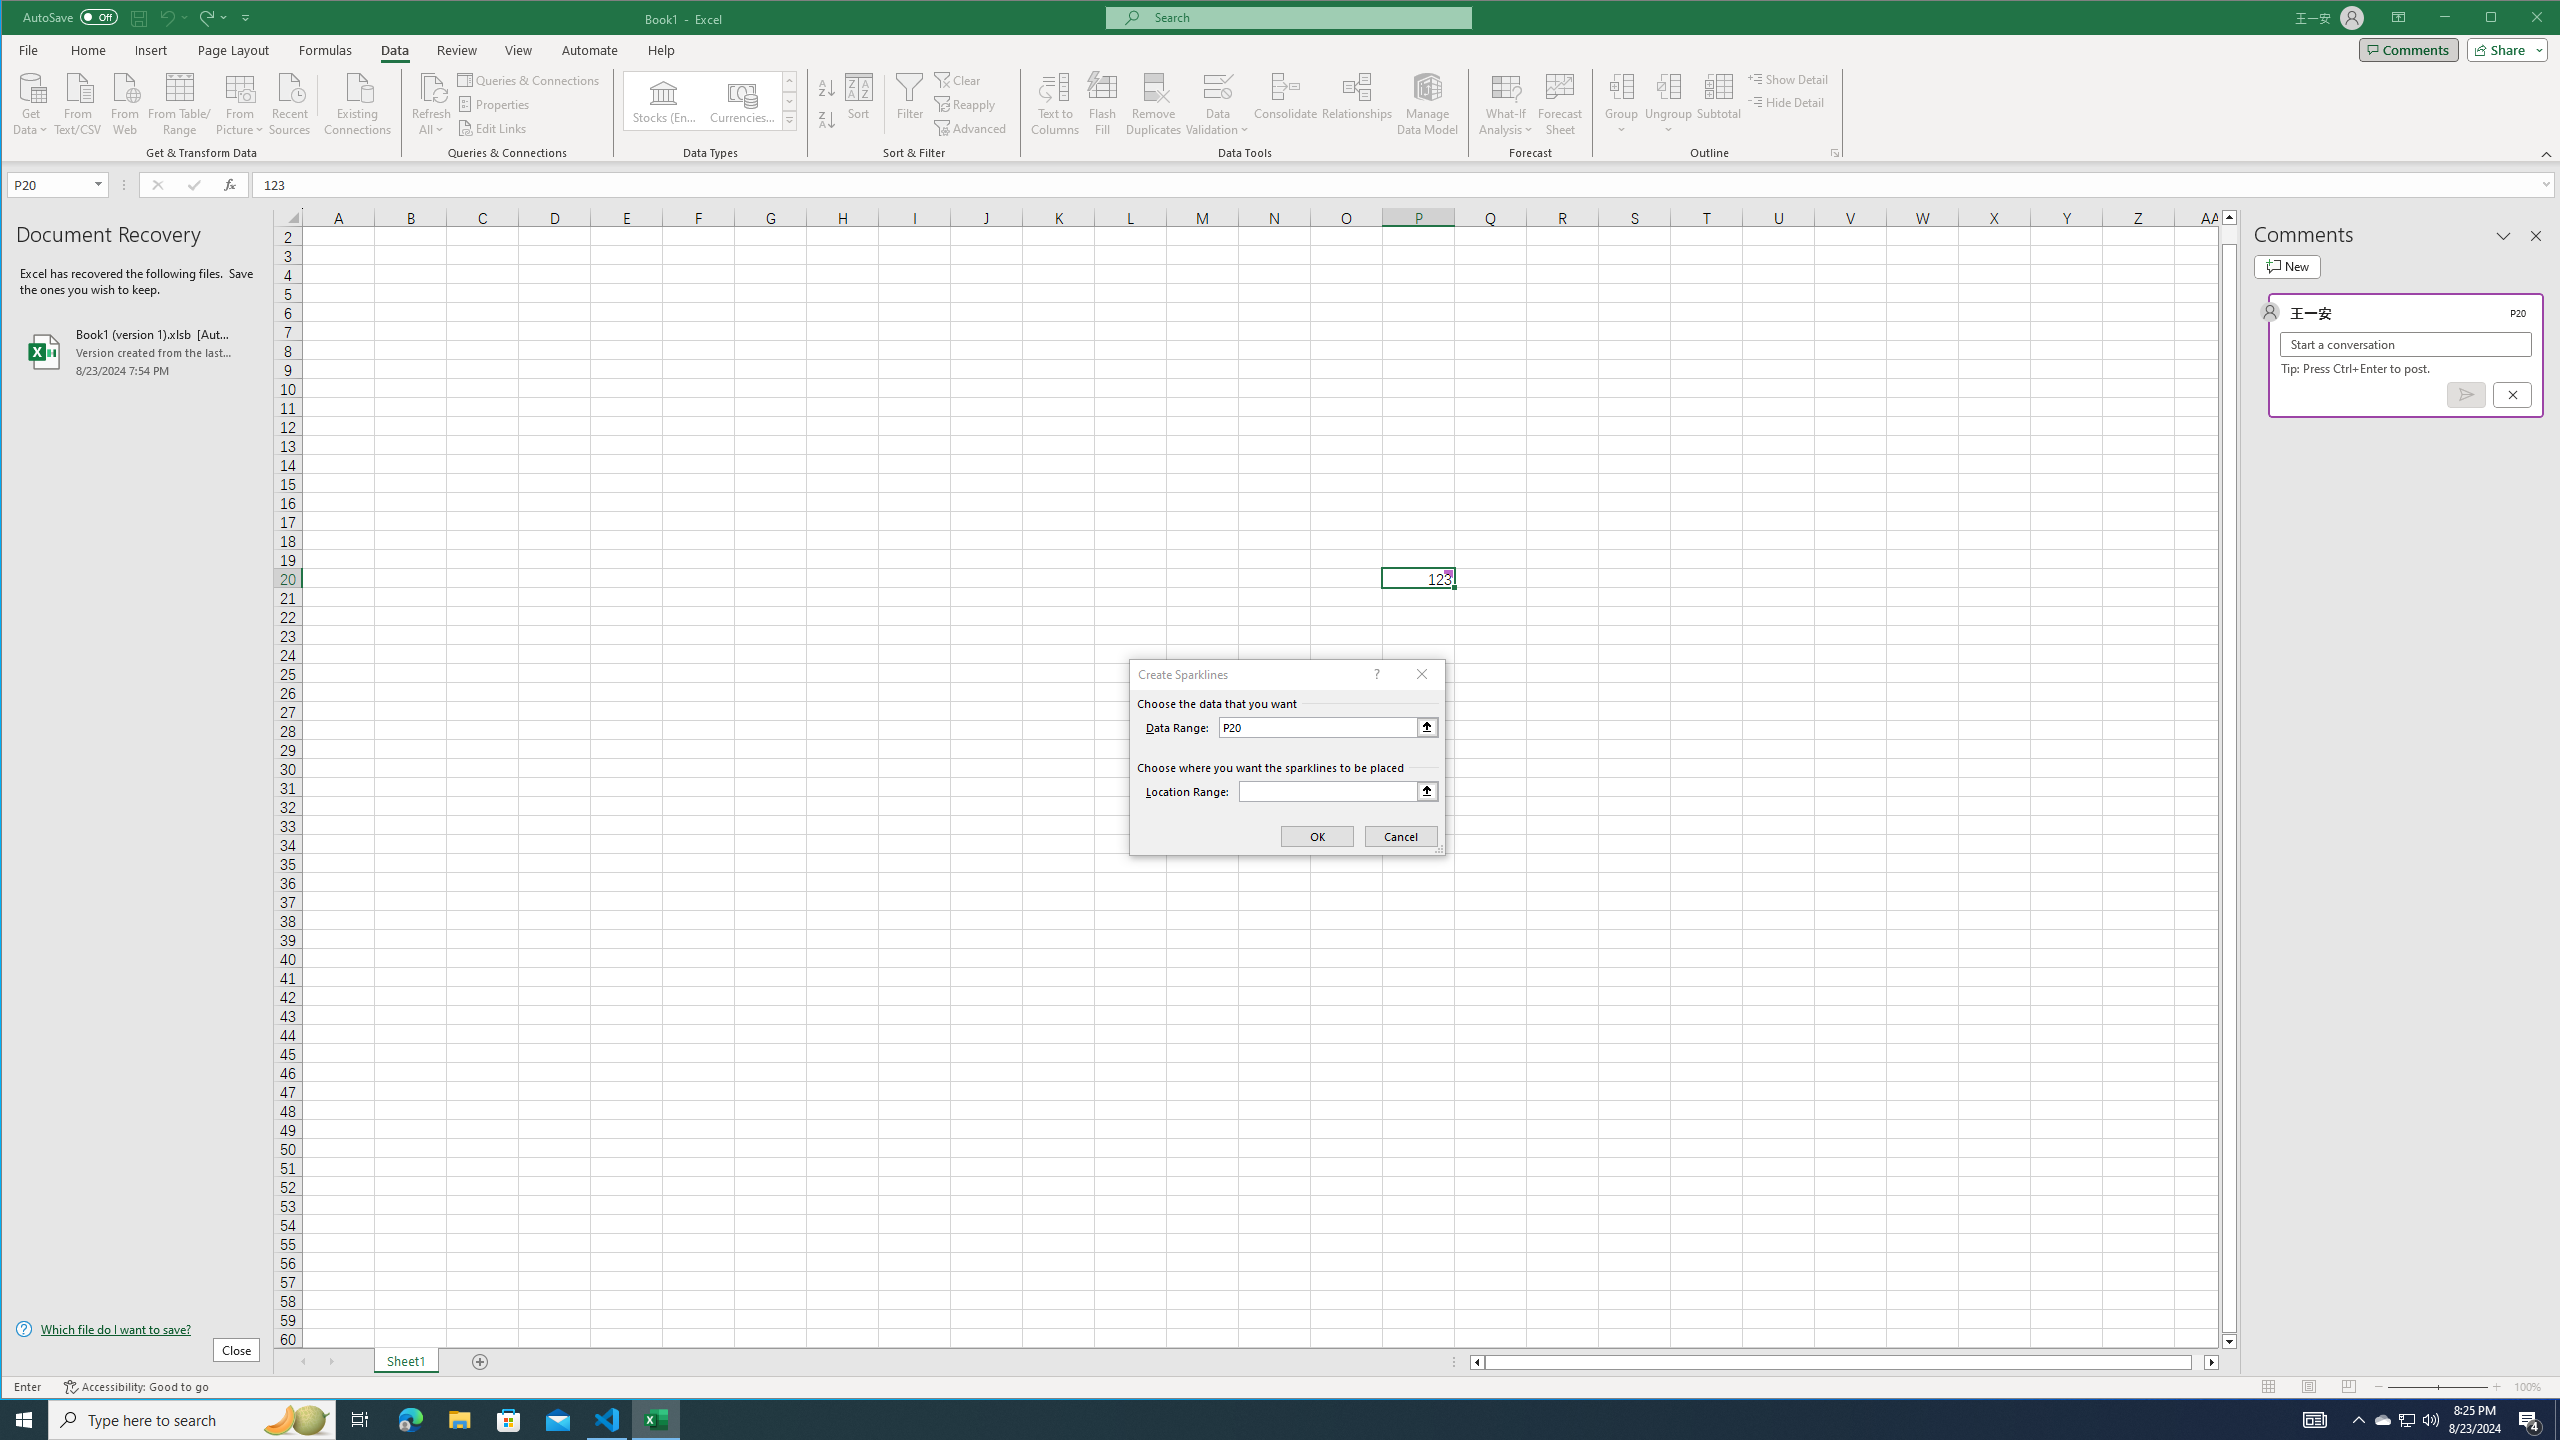  Describe the element at coordinates (28, 49) in the screenshot. I see `'File Tab'` at that location.